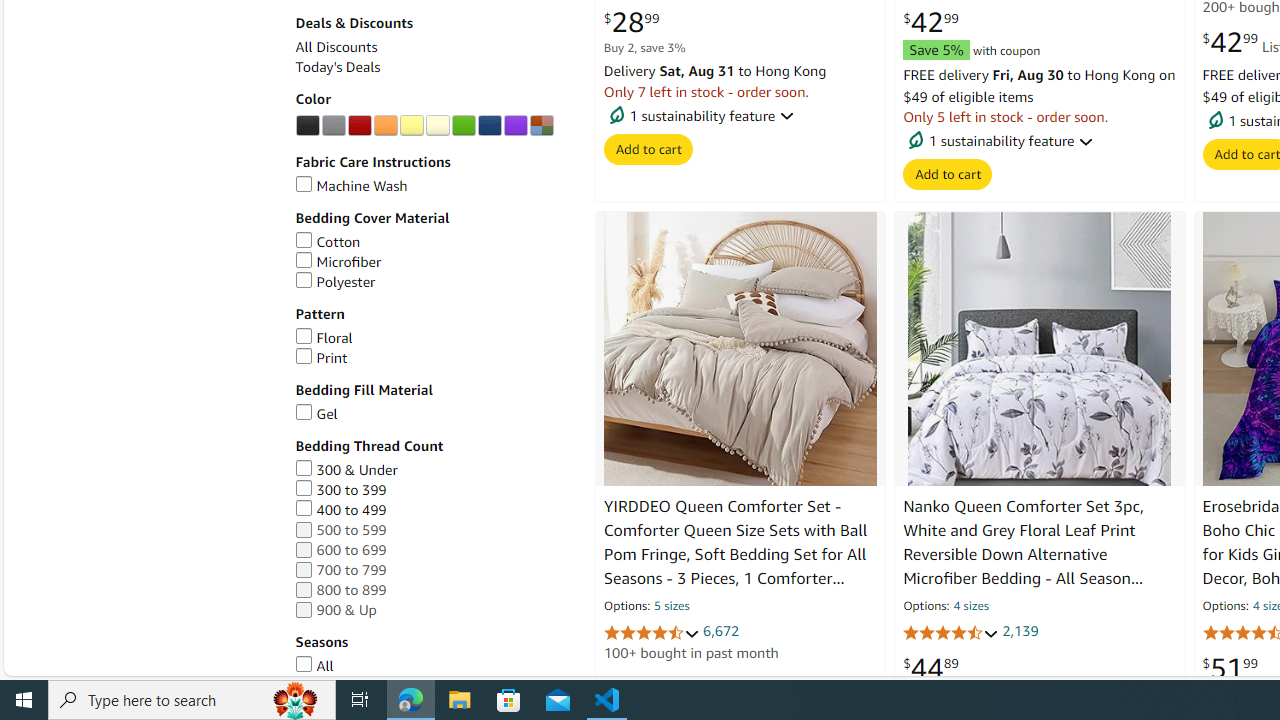 The height and width of the screenshot is (720, 1280). Describe the element at coordinates (672, 606) in the screenshot. I see `'5 sizes'` at that location.